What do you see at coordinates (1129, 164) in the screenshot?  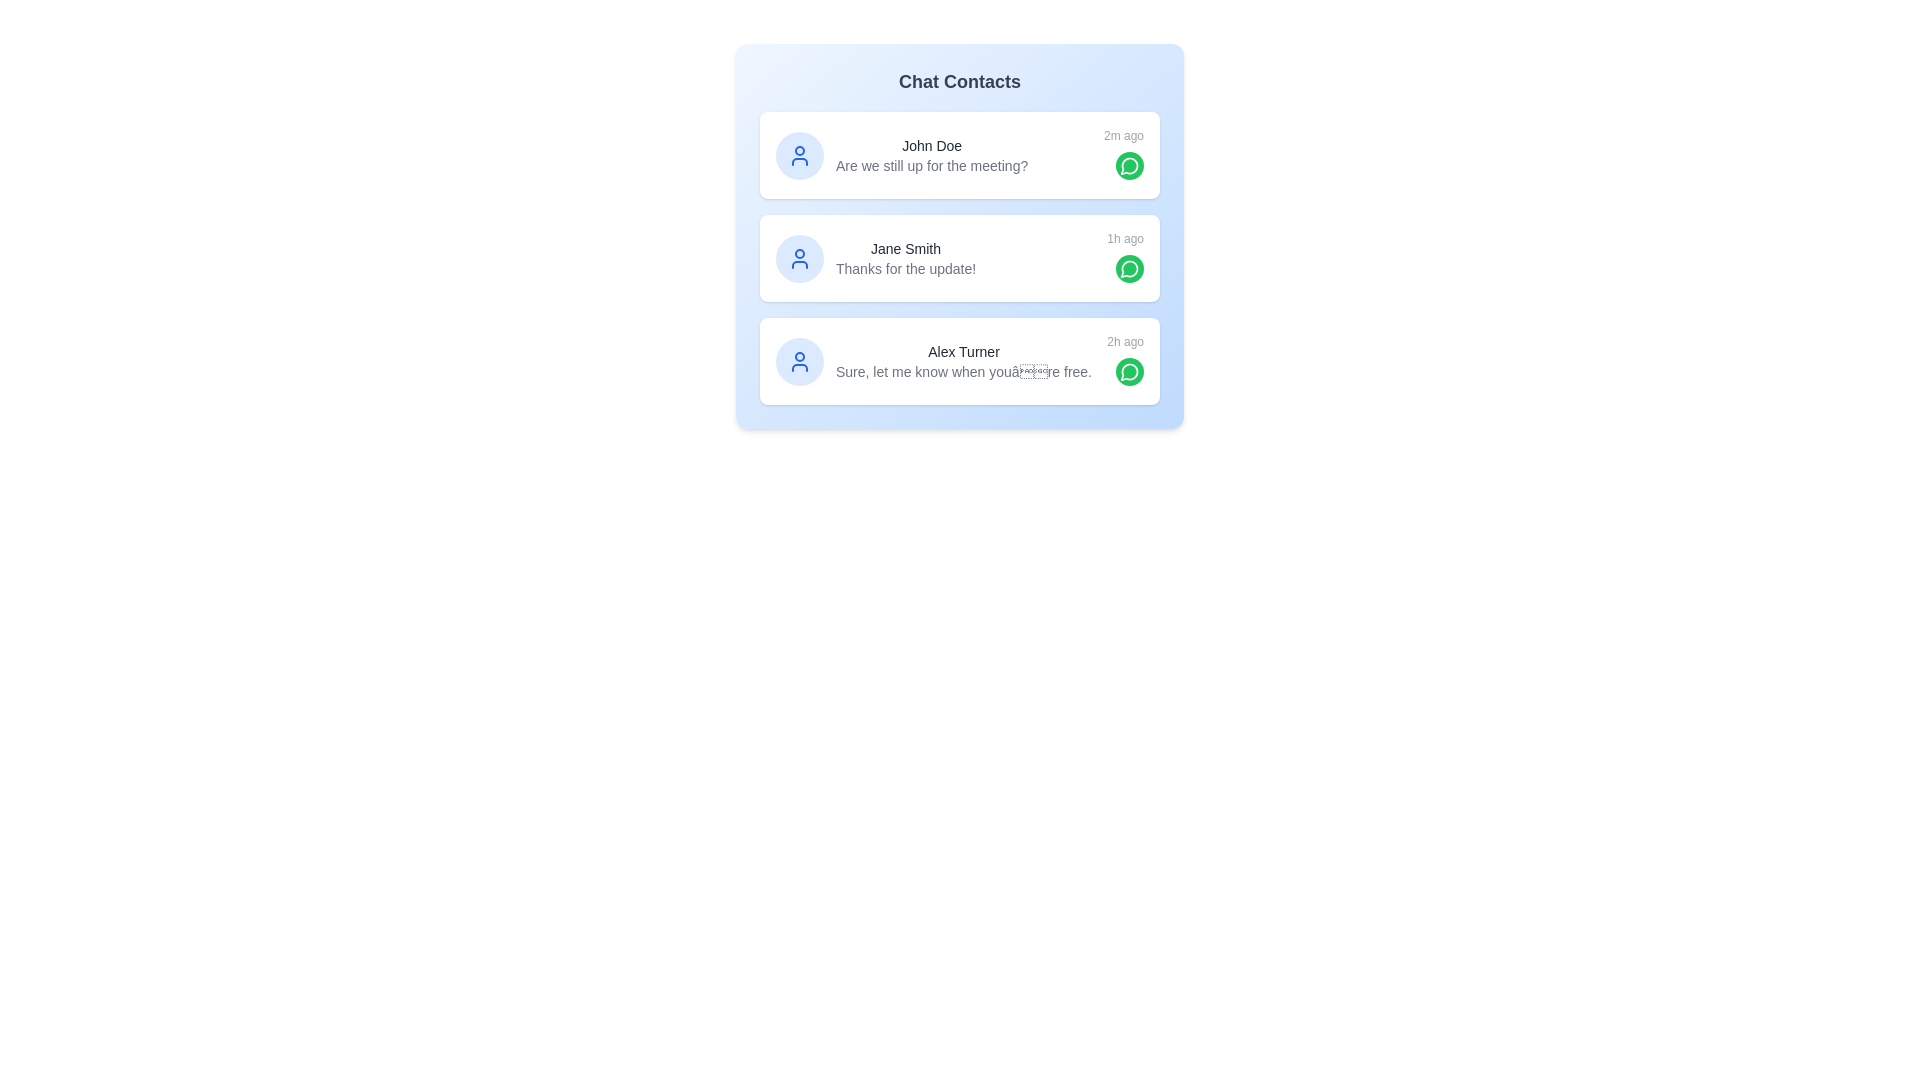 I see `the chat button for John Doe to open their chat interface` at bounding box center [1129, 164].